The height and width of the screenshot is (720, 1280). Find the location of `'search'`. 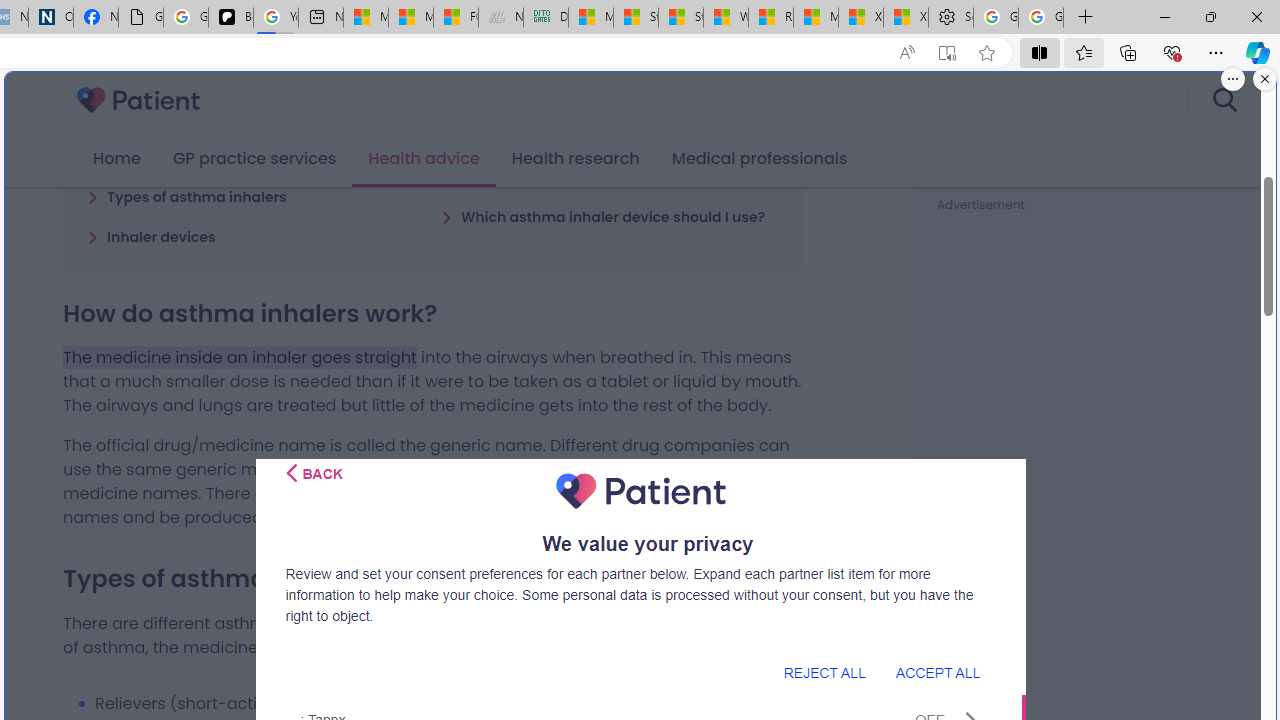

'search' is located at coordinates (1223, 100).